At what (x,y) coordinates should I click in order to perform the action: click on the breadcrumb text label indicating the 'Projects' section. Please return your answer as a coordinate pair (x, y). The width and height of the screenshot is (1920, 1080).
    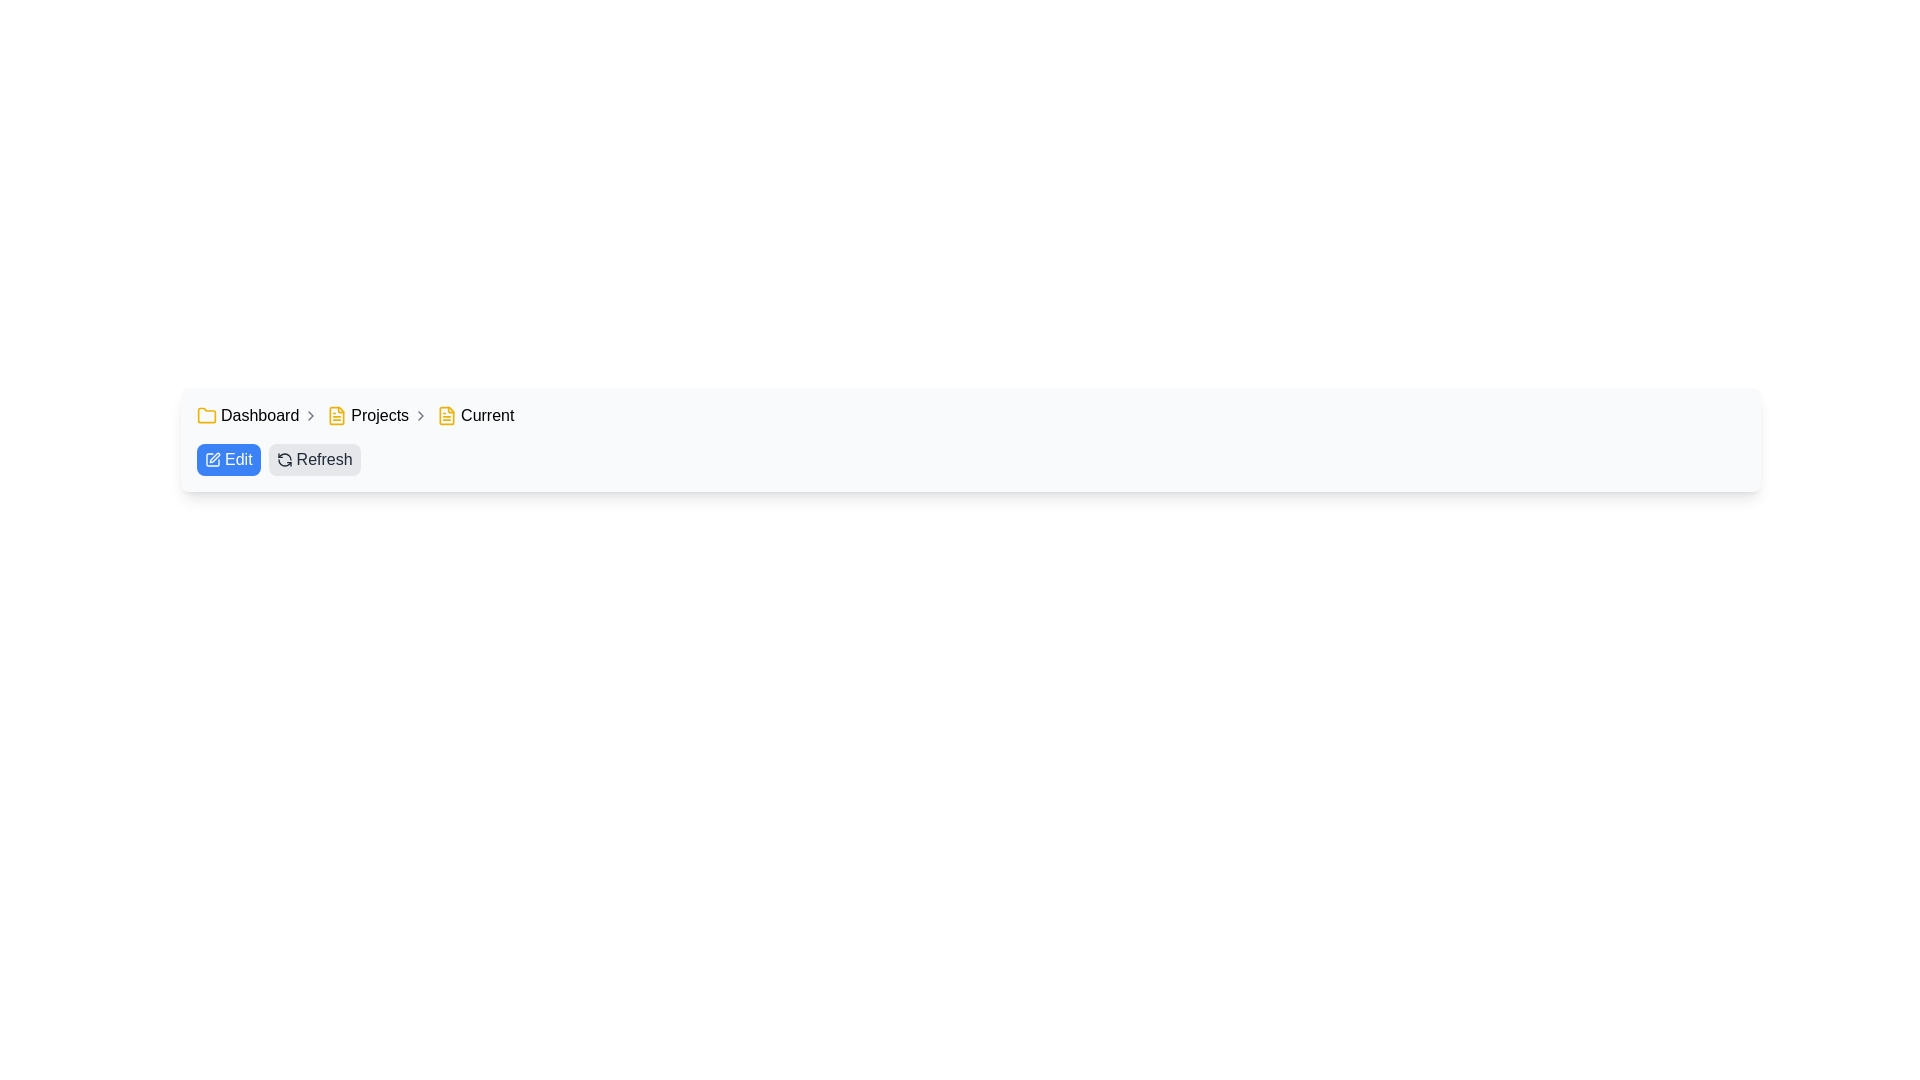
    Looking at the image, I should click on (380, 415).